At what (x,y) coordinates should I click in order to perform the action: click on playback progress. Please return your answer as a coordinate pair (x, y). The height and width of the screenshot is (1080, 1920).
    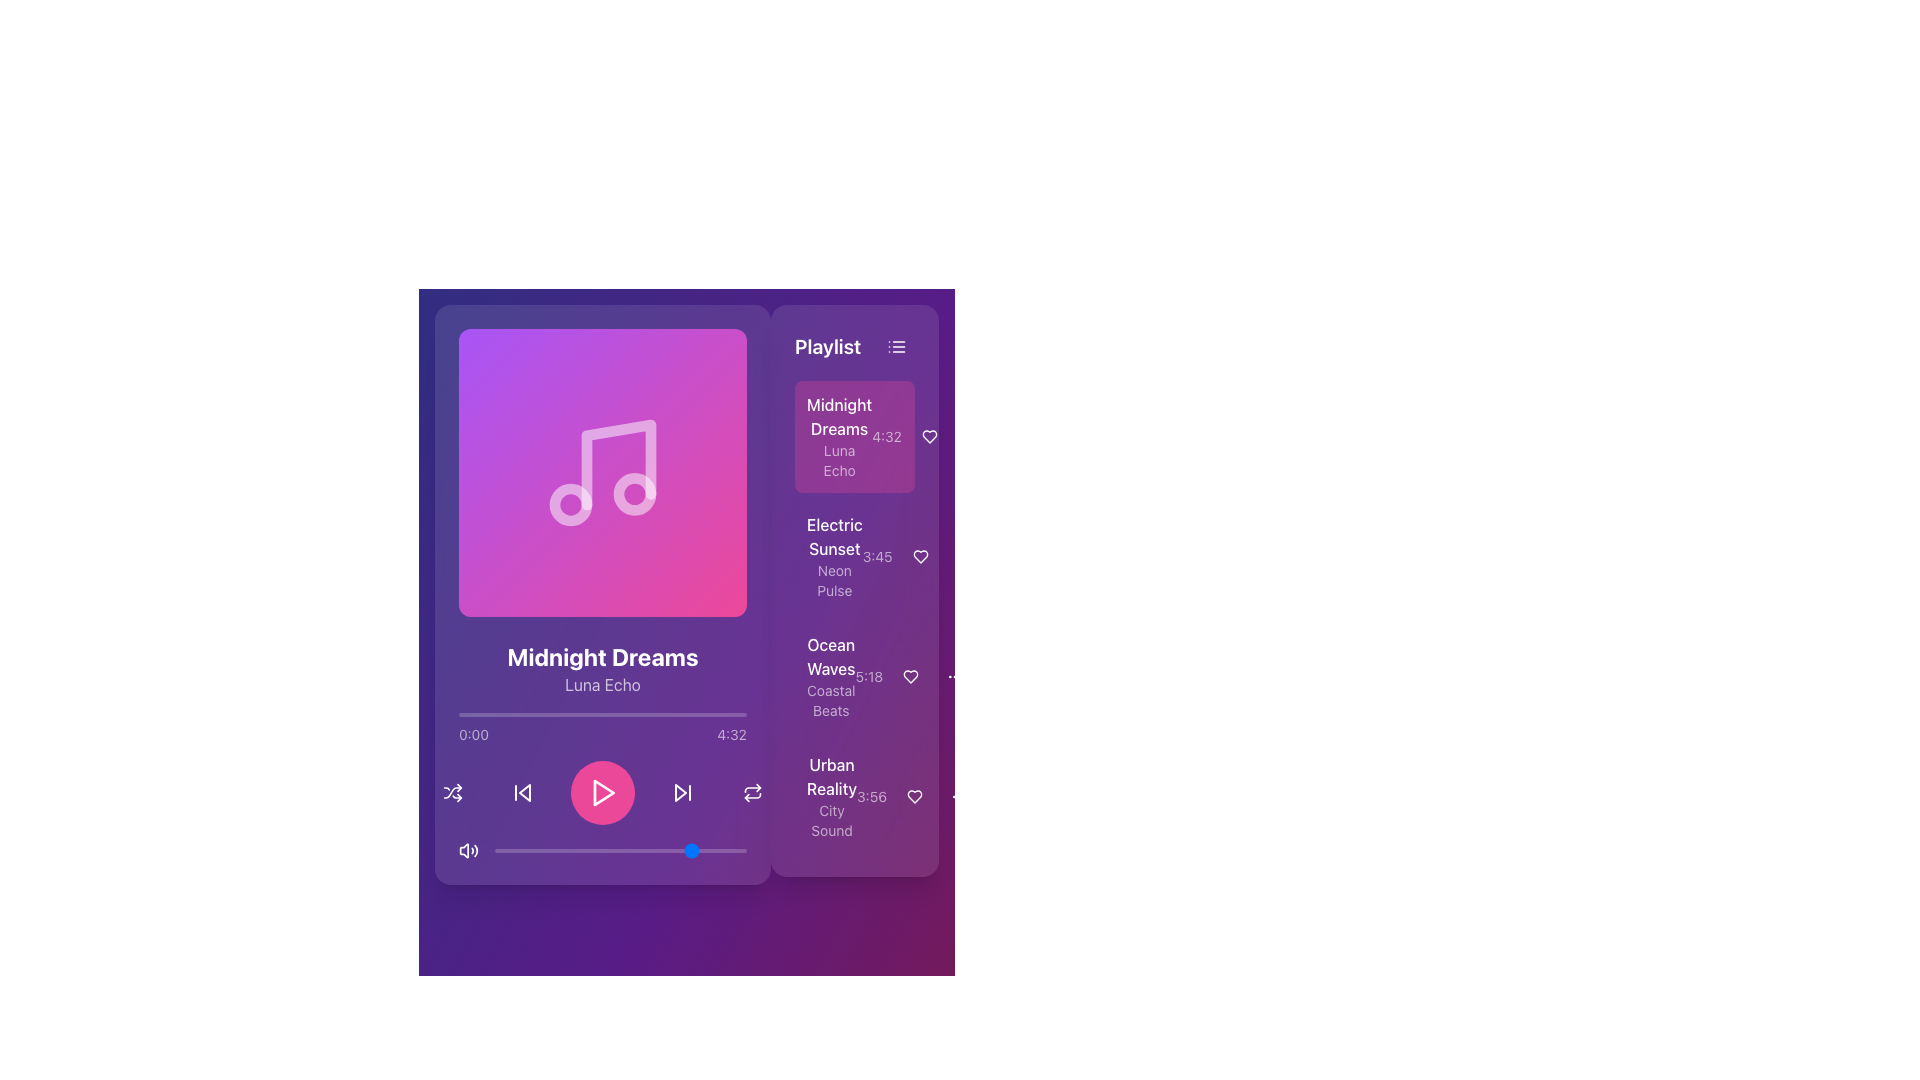
    Looking at the image, I should click on (494, 851).